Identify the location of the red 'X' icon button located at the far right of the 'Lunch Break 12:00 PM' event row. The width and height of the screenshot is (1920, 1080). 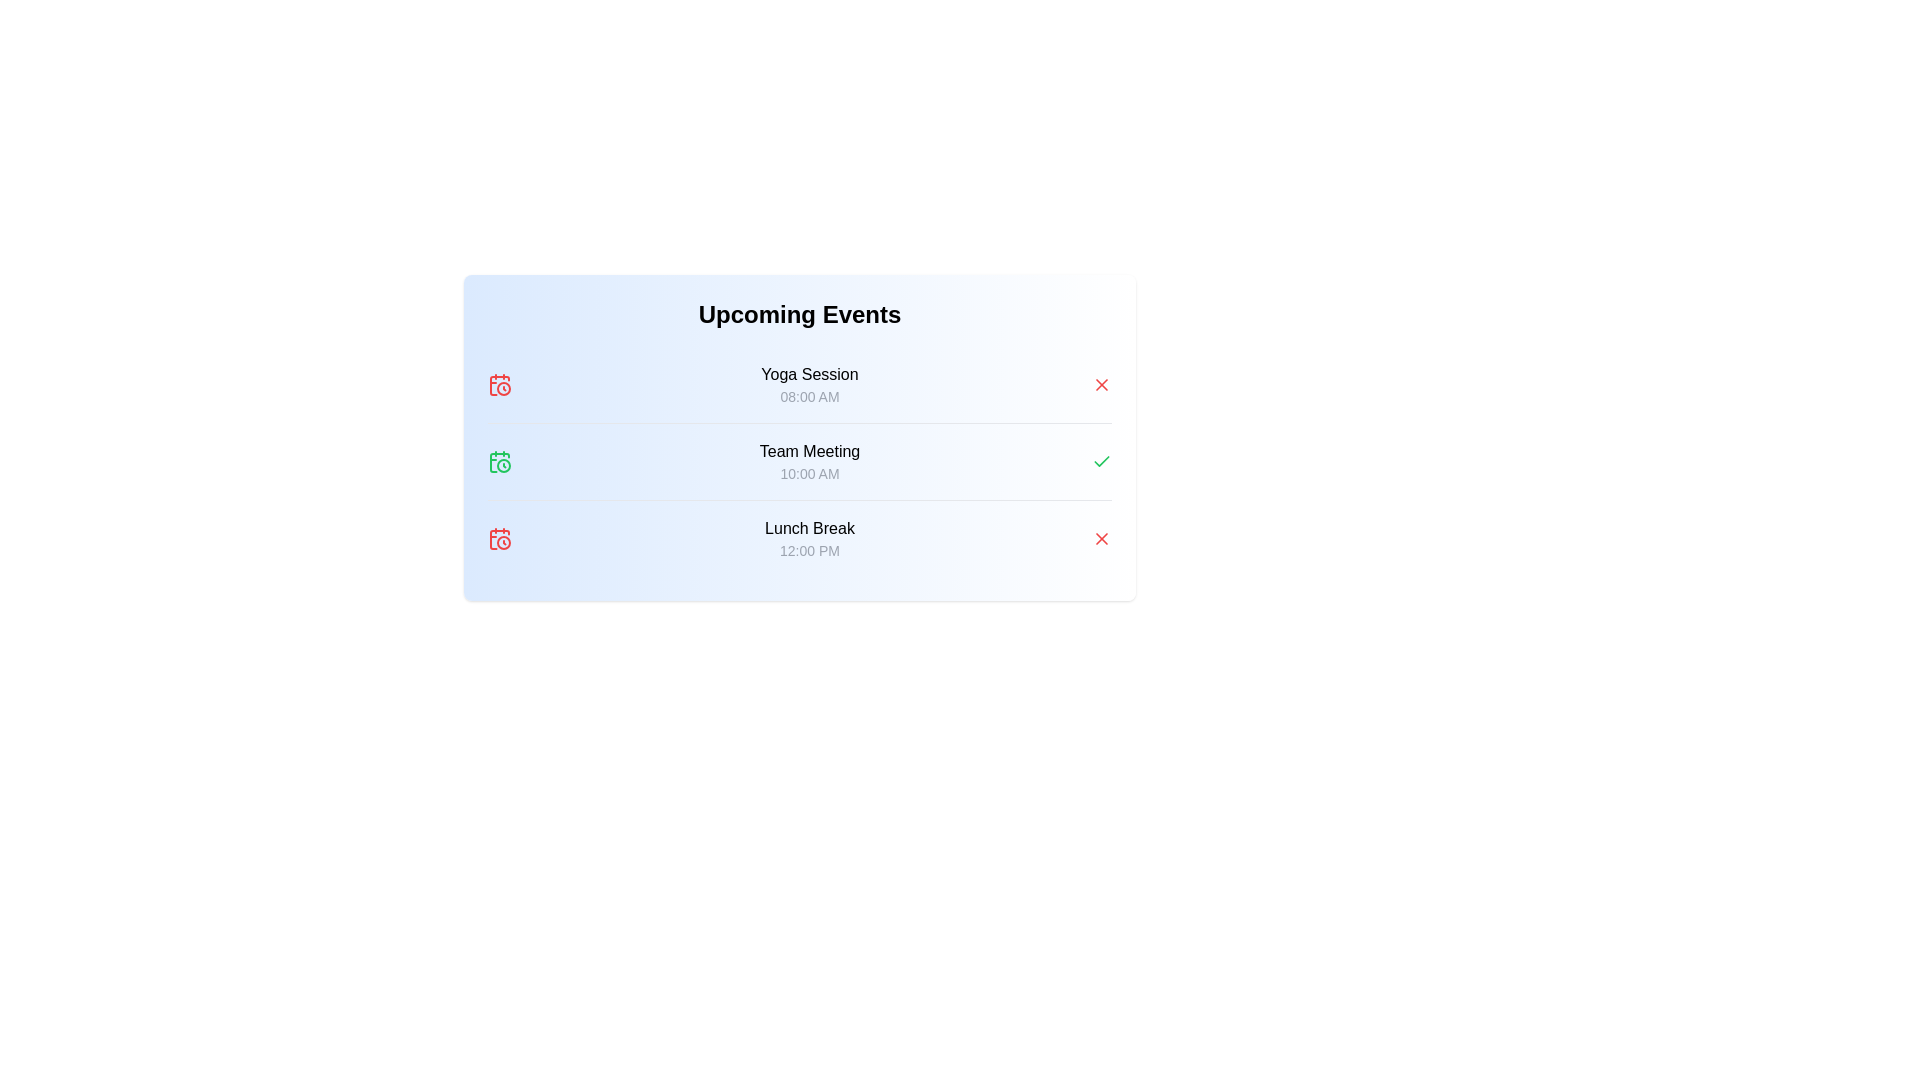
(1101, 538).